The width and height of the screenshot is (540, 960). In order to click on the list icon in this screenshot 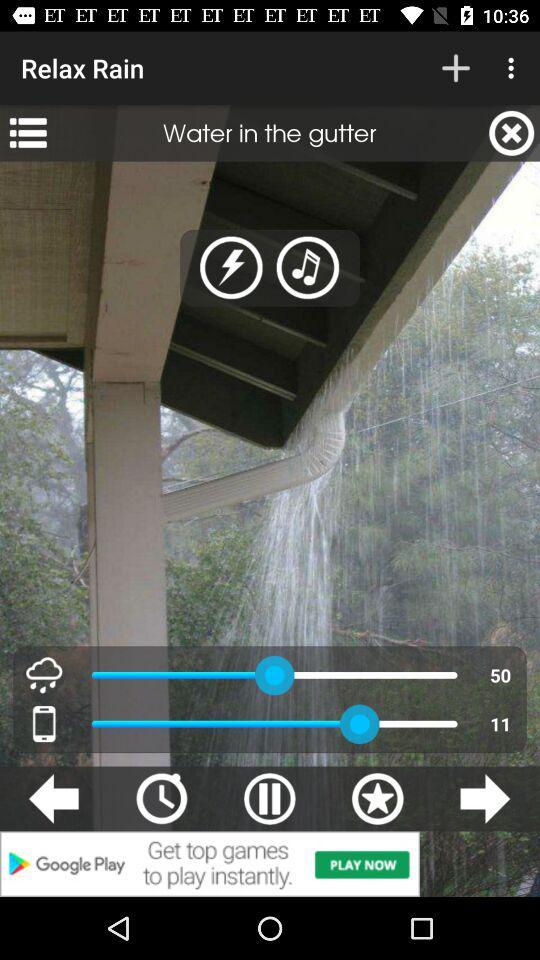, I will do `click(27, 132)`.